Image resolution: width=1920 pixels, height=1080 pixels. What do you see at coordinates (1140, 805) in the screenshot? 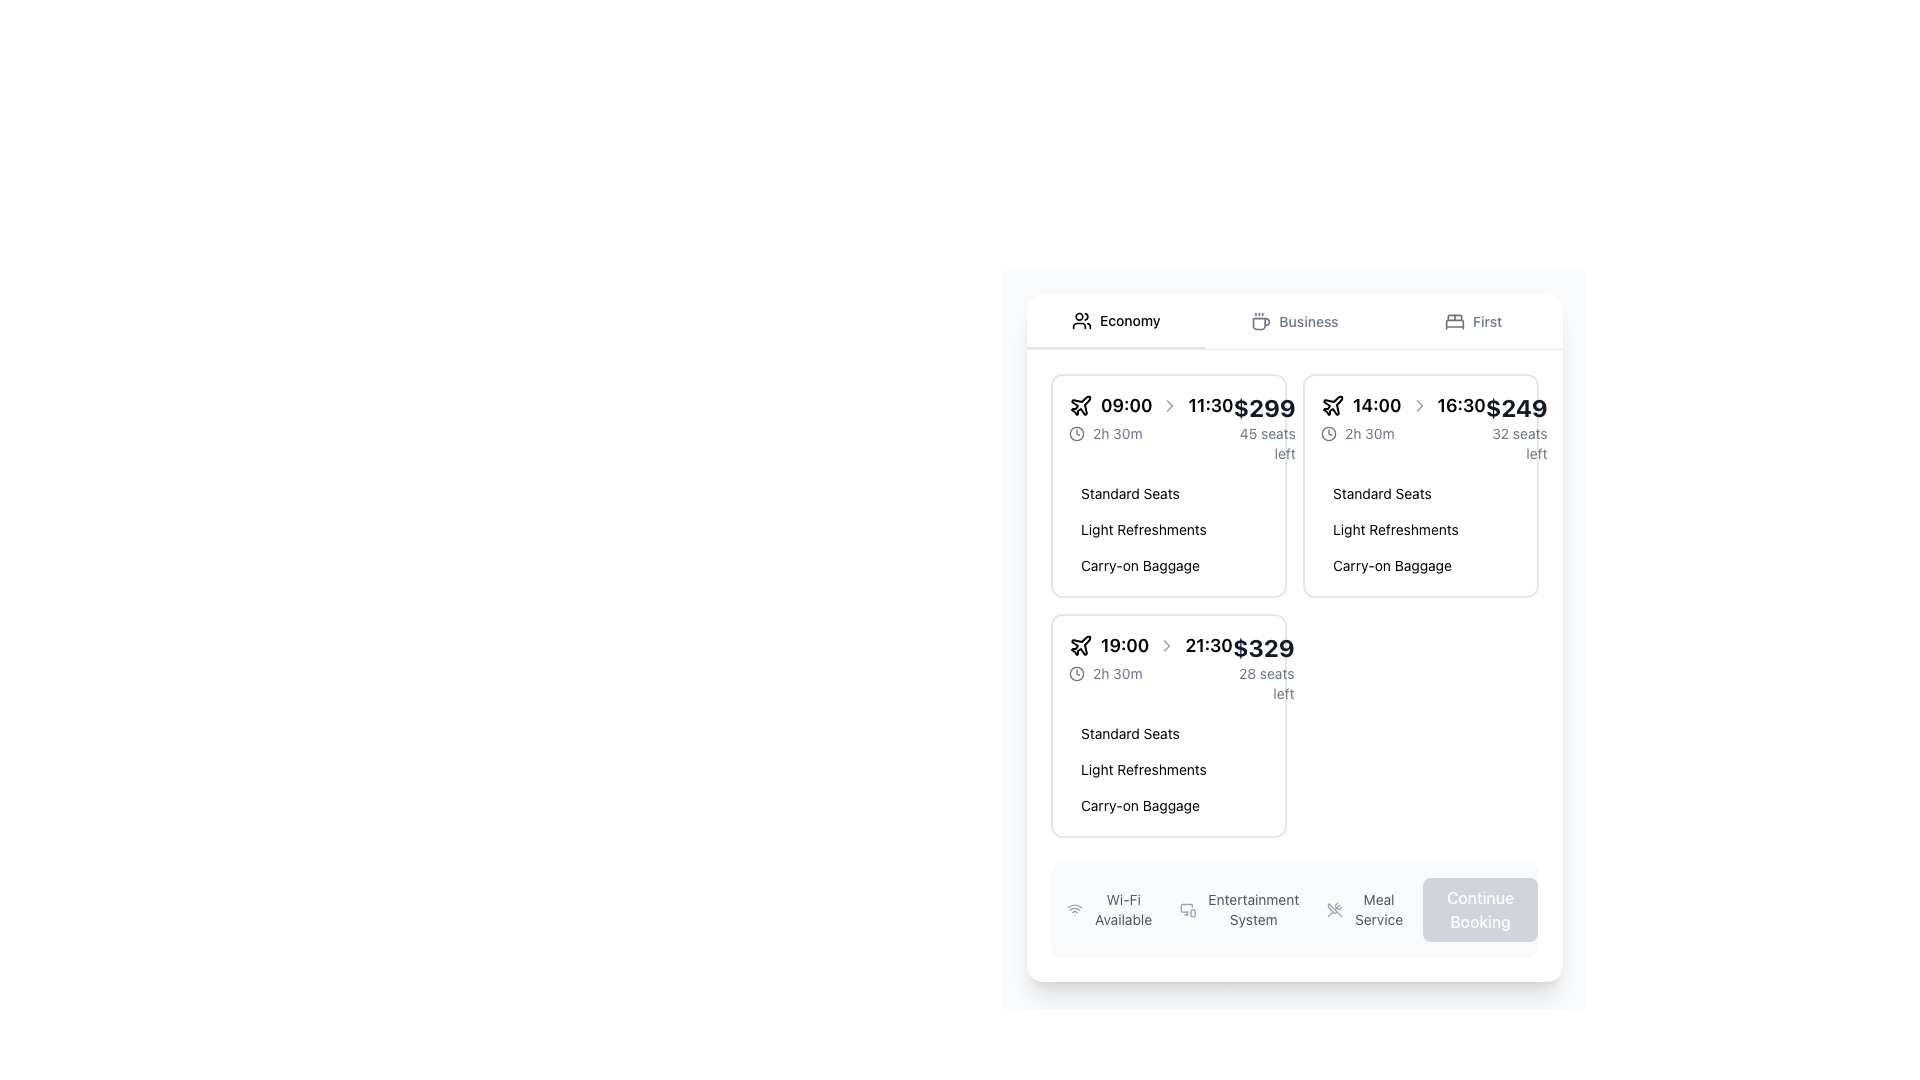
I see `the 'Carry-on Baggage' Text Label element, which is a rectangular label with rounded corners displaying blue text on a light blue background, located in the vertical stack of benefits under a flight itinerary card` at bounding box center [1140, 805].